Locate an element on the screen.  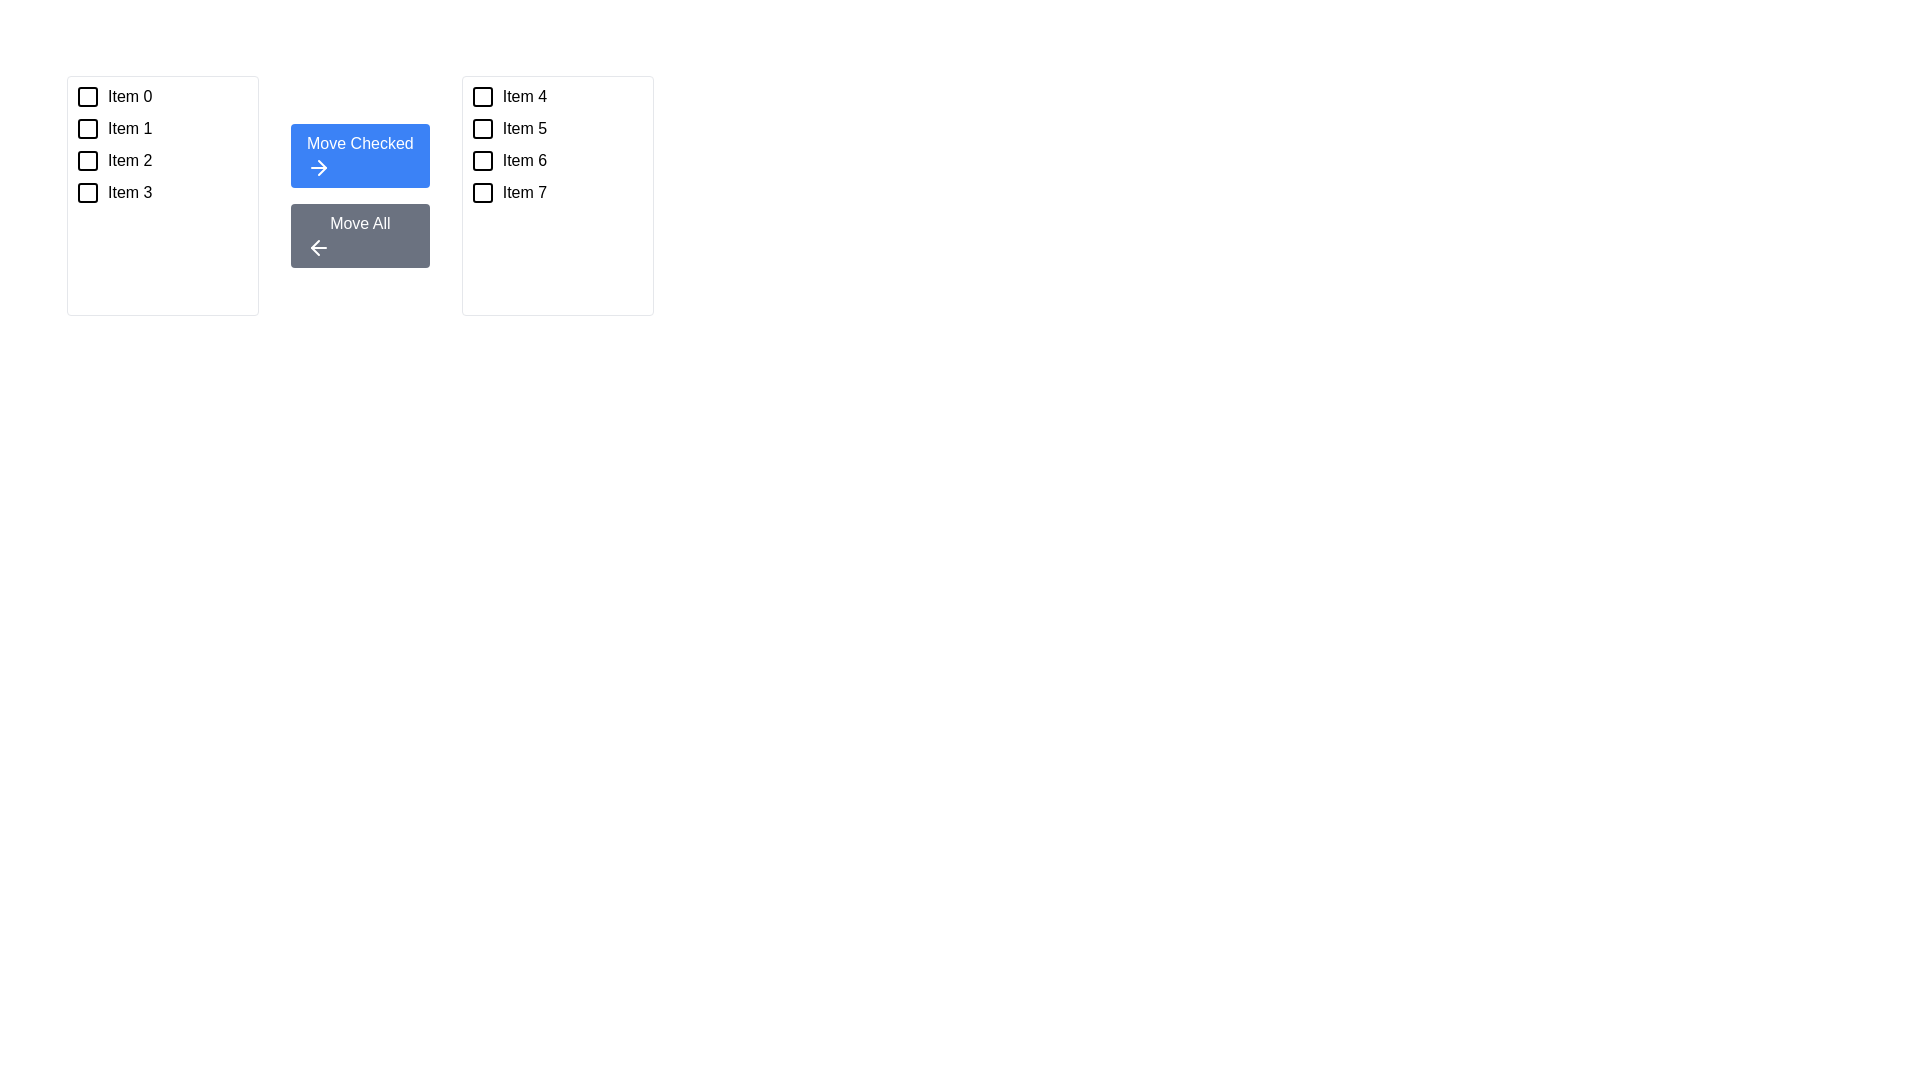
the 'Move Checked' button is located at coordinates (322, 167).